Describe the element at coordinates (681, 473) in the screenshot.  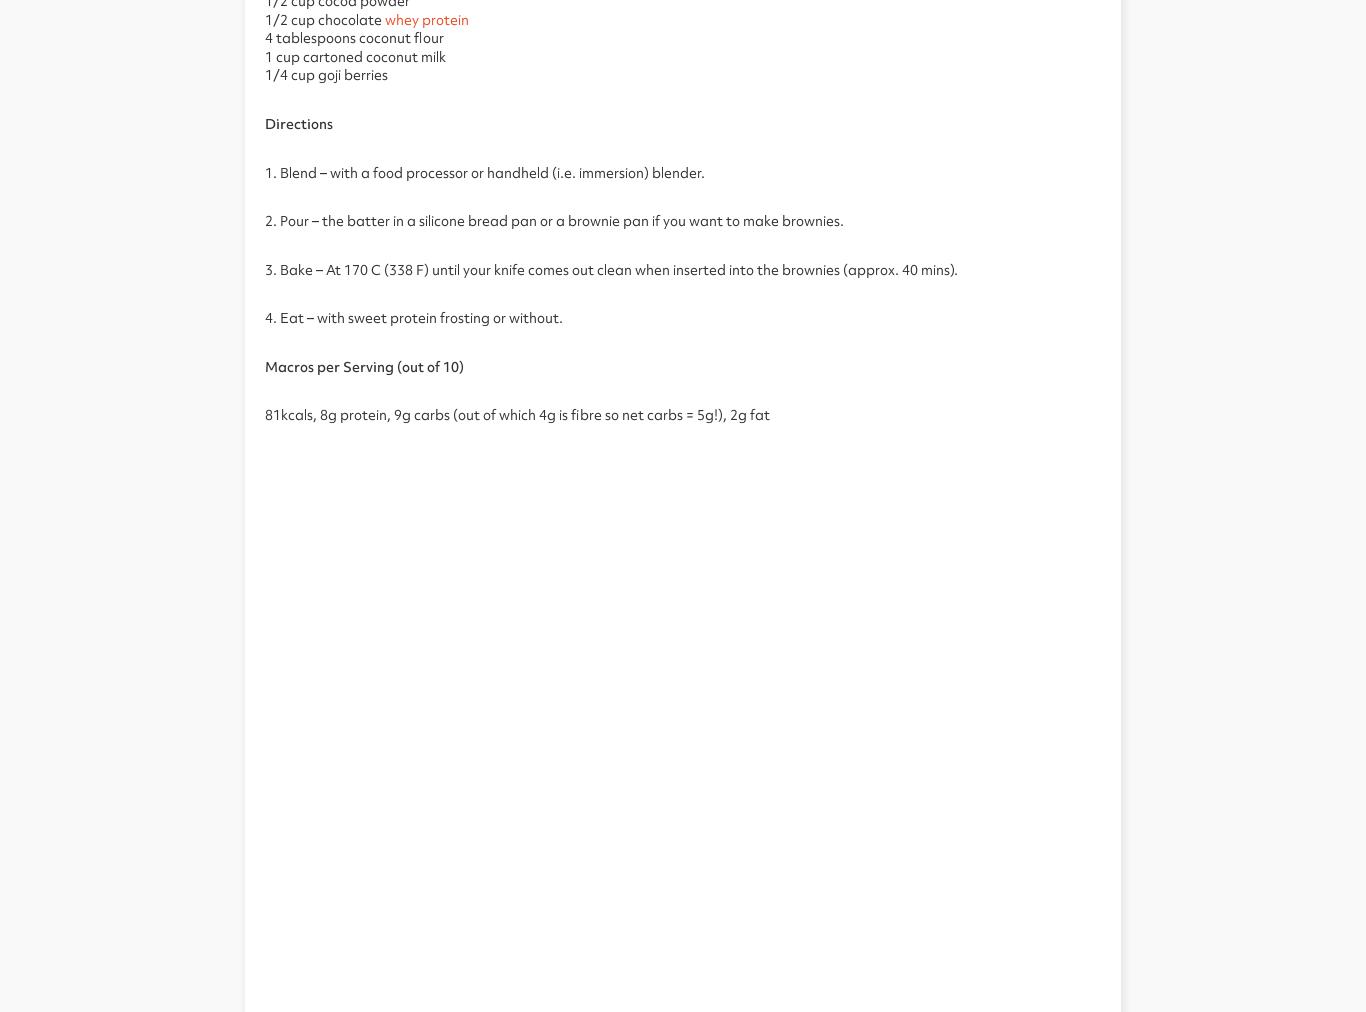
I see `'© 2023 The Locker Room. All Rights Reserved. Protein Works is a trading name of Class Delta Ltd. Registered in England & Wales. Company No. 8170845'` at that location.